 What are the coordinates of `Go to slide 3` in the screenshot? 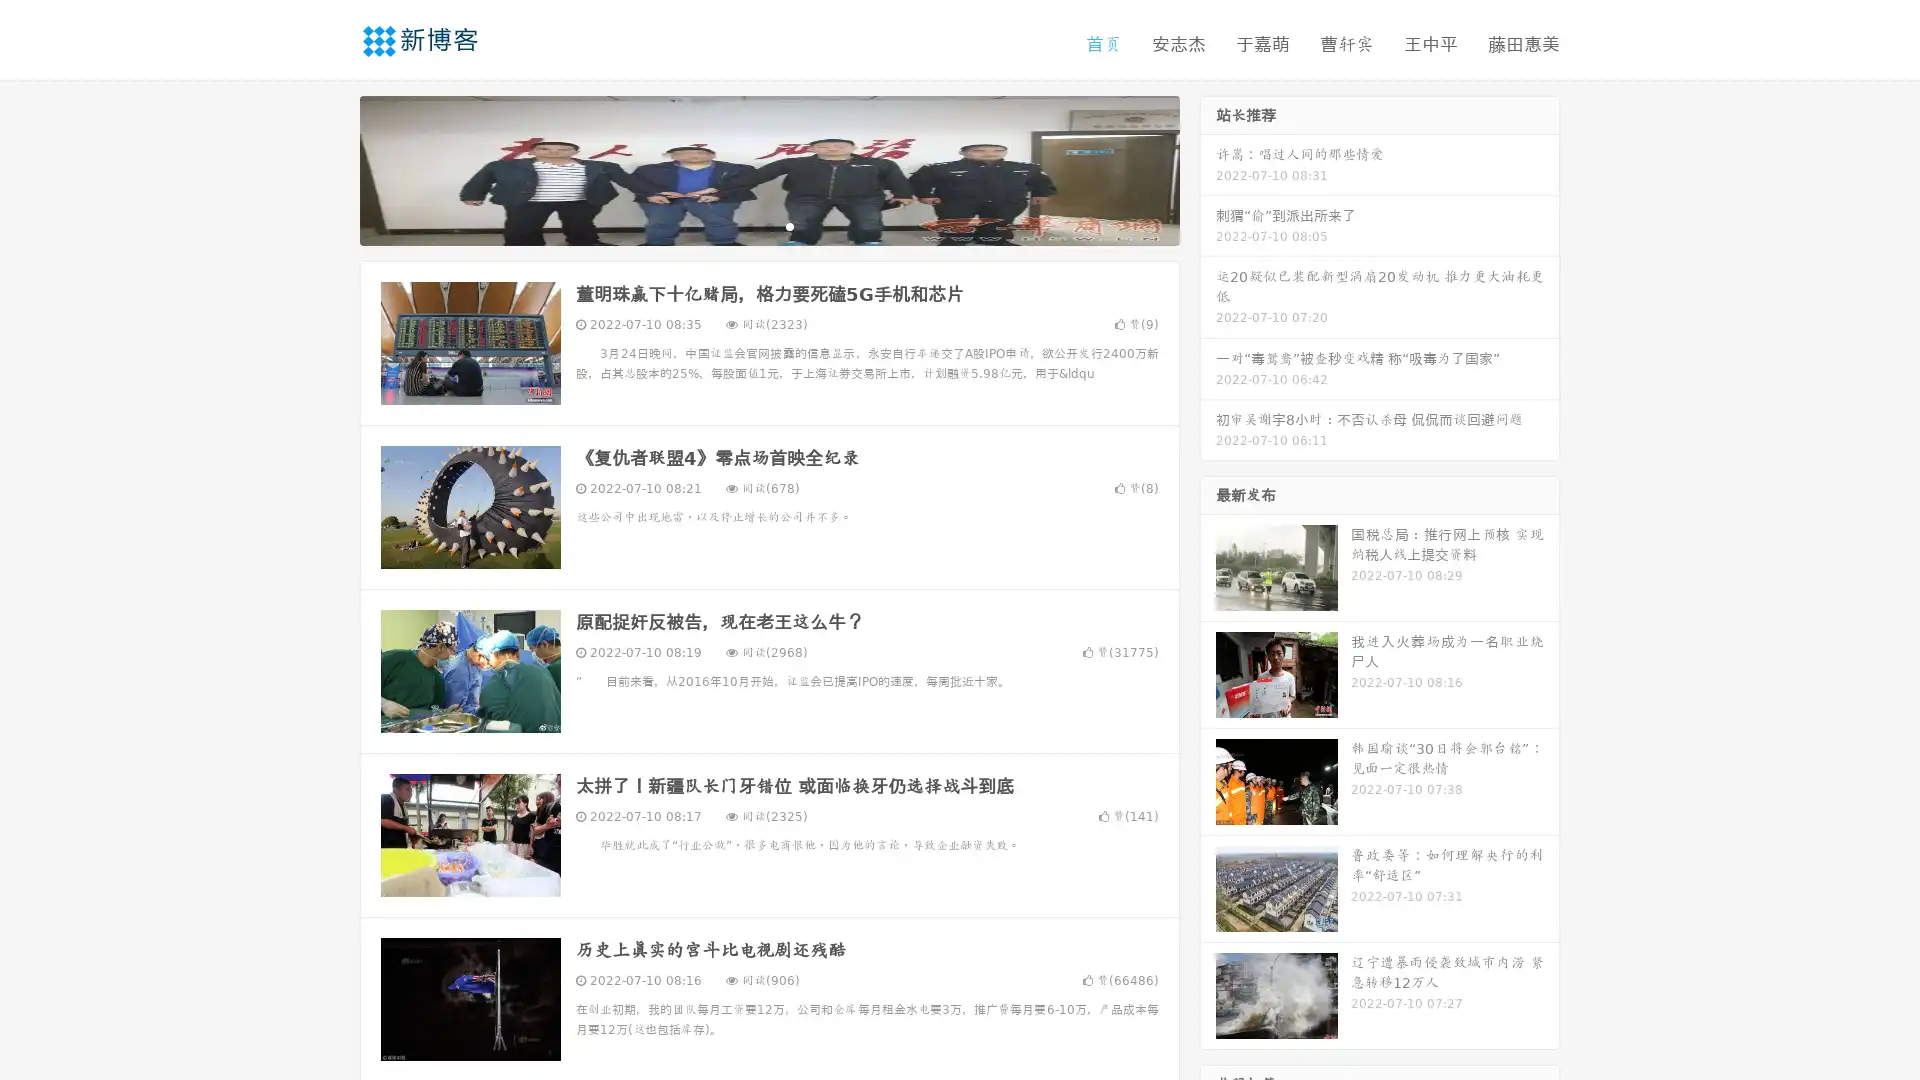 It's located at (789, 225).